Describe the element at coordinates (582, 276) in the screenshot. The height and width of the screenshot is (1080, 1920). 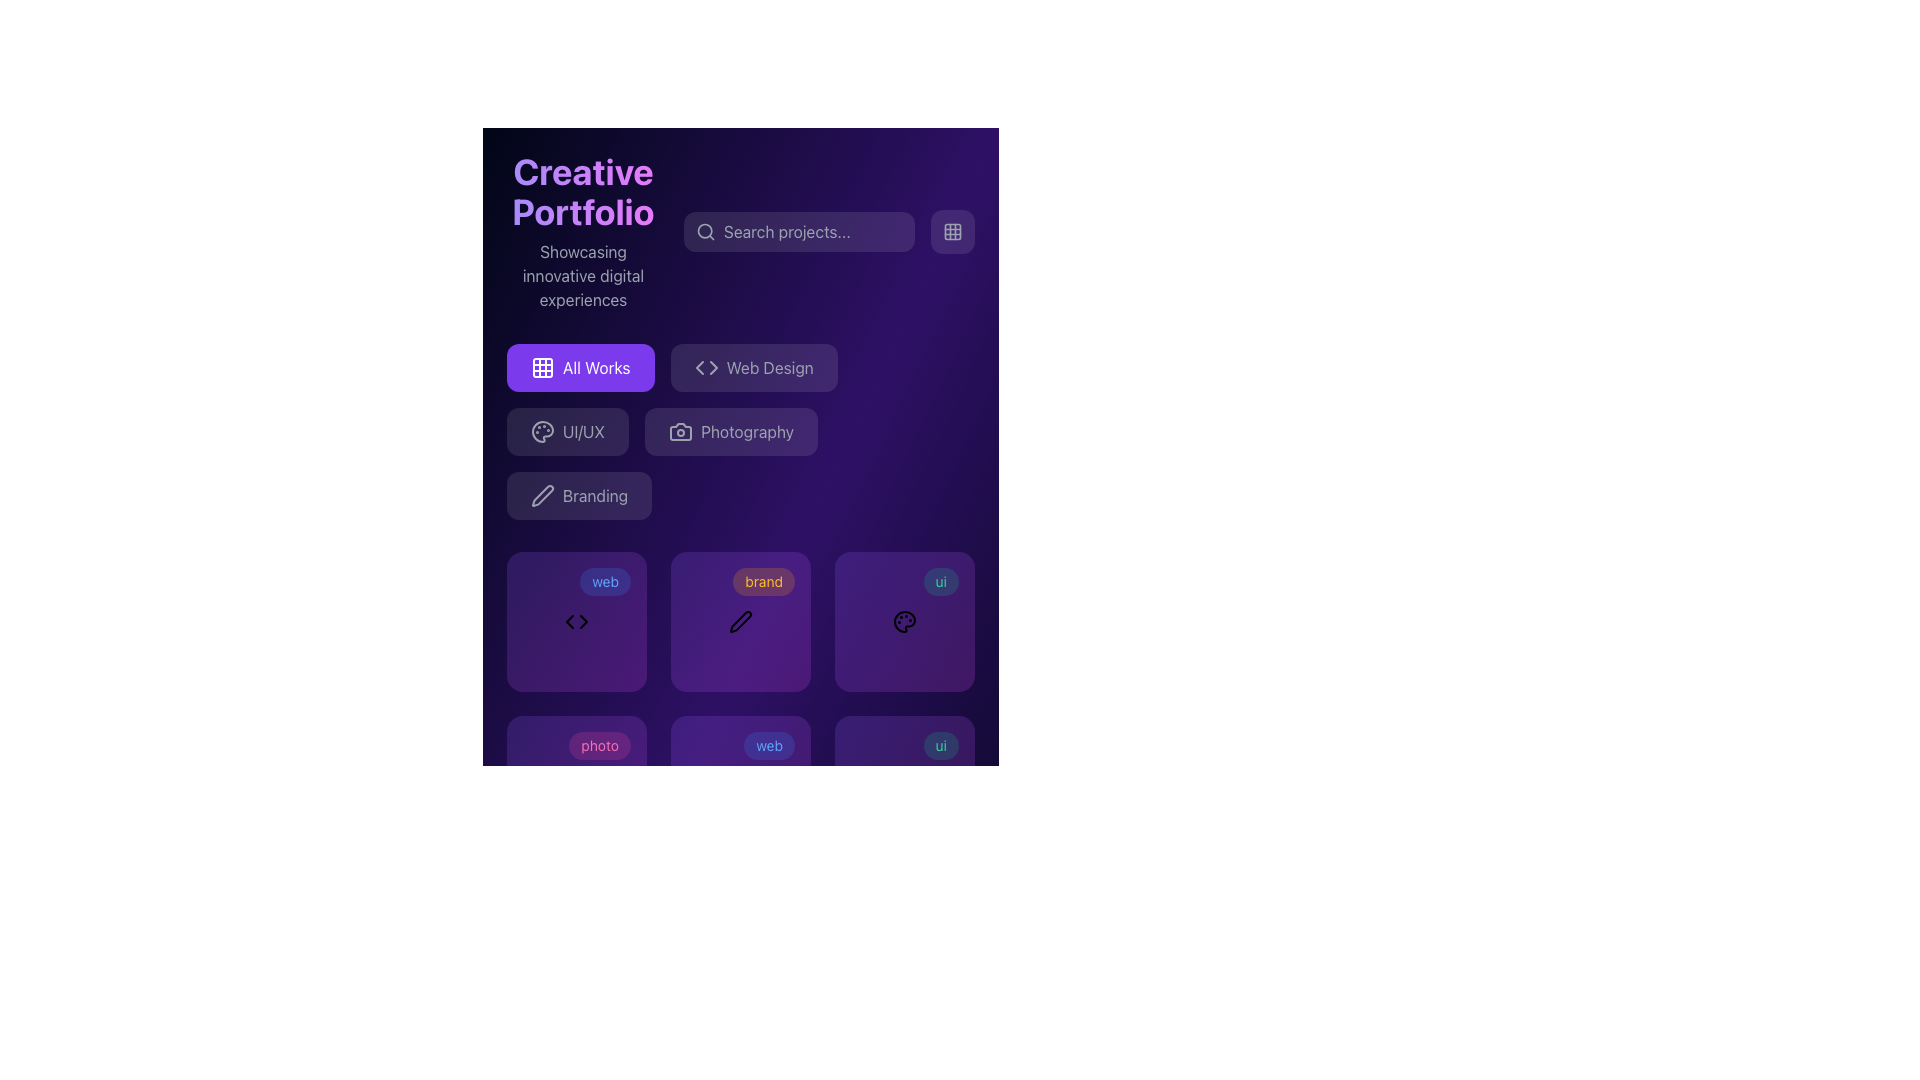
I see `descriptive subheading located directly beneath the main title 'Creative Portfolio' in the top-left region of the interface` at that location.